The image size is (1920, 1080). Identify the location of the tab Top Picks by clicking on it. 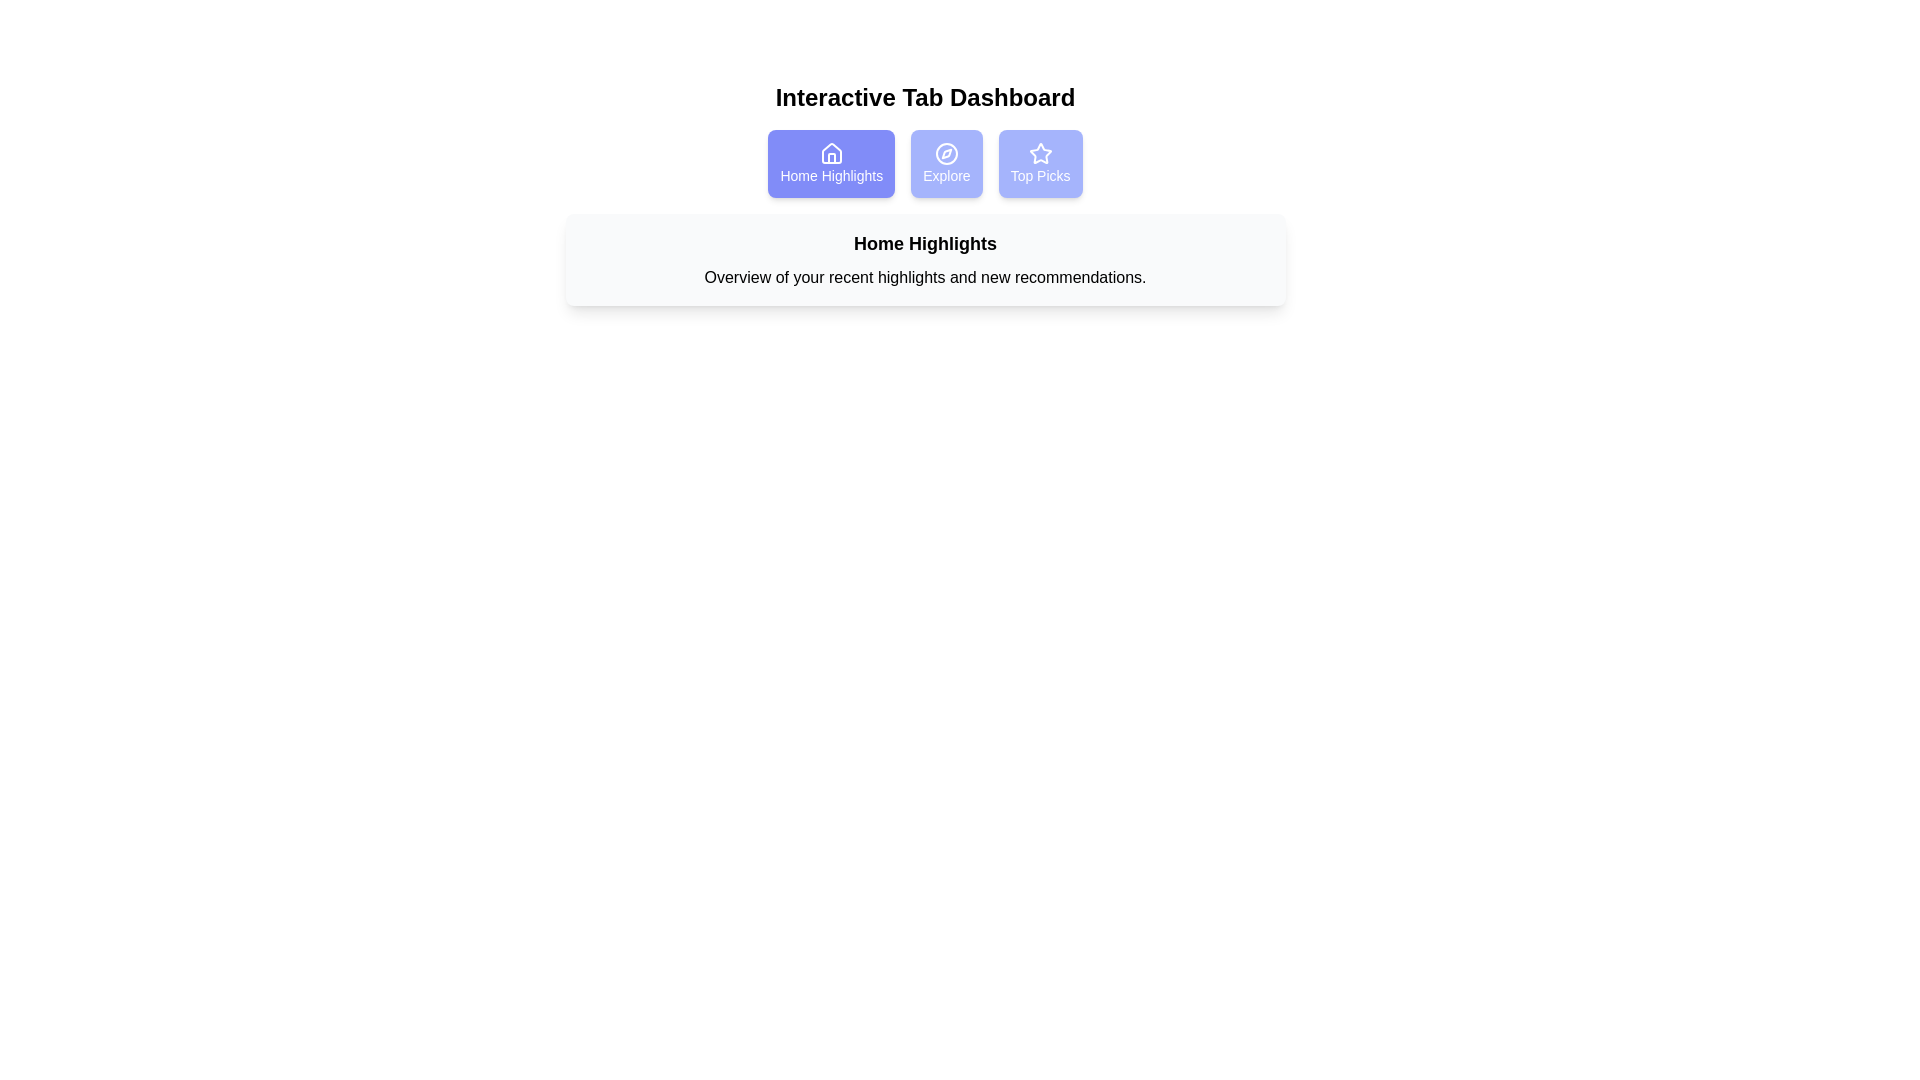
(1040, 163).